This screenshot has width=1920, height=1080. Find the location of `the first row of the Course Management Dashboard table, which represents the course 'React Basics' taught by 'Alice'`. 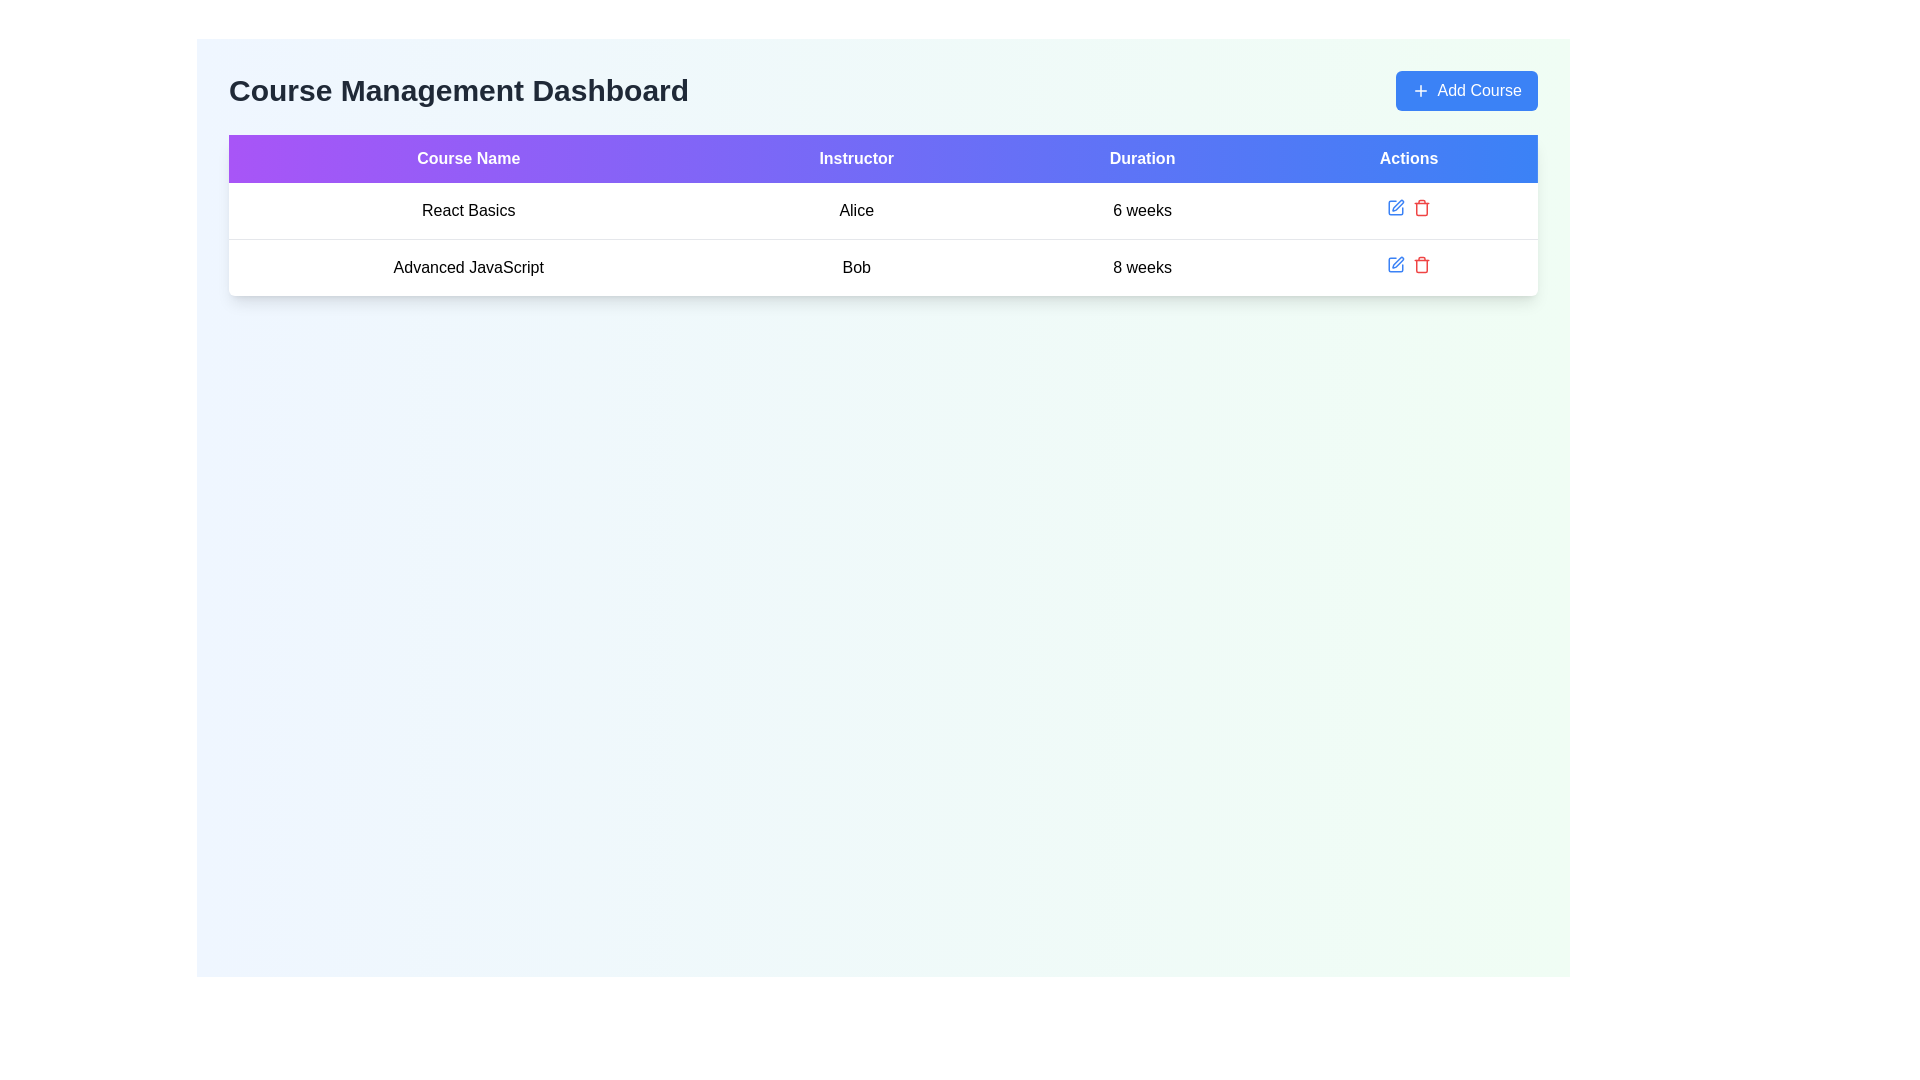

the first row of the Course Management Dashboard table, which represents the course 'React Basics' taught by 'Alice' is located at coordinates (882, 211).